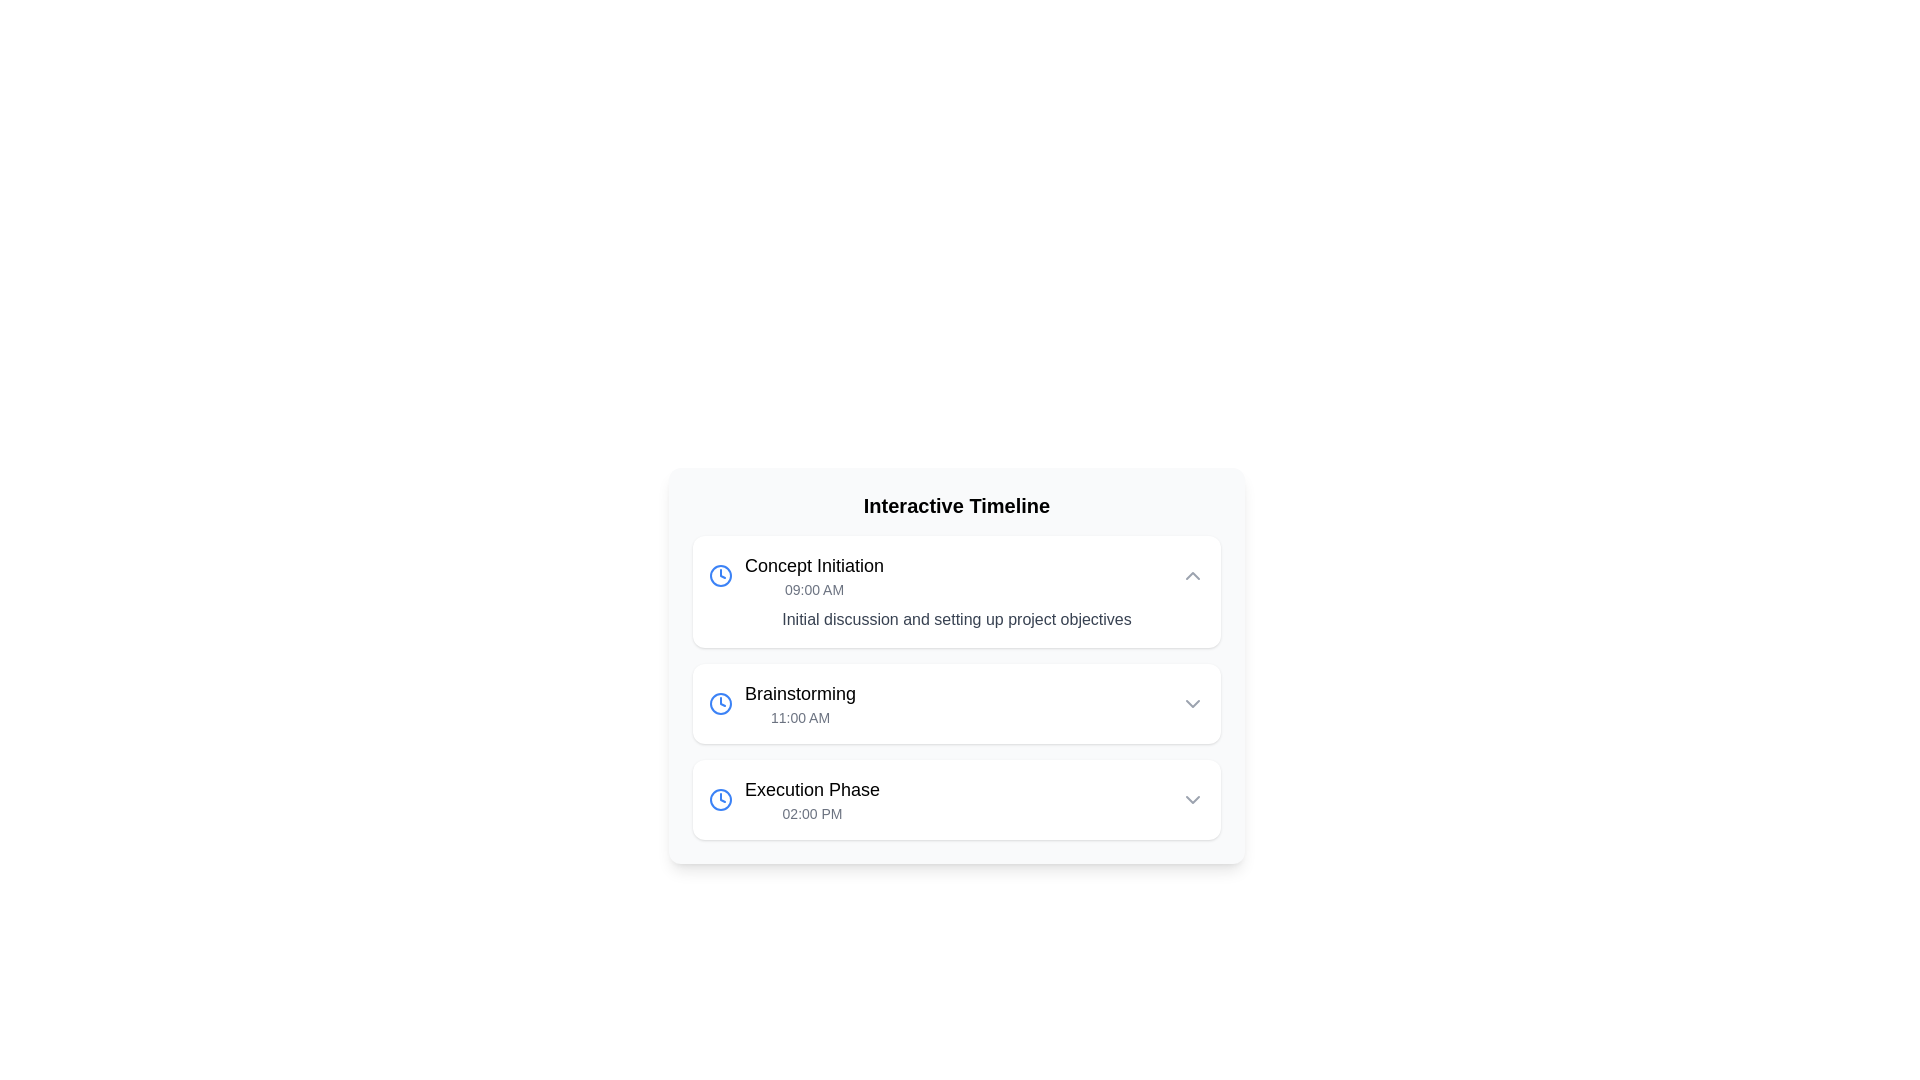 The width and height of the screenshot is (1920, 1080). I want to click on the informational Text Display that shows the scheduled time for the 'Brainstorming' event, located in the second event card directly below the title 'Brainstorming', so click(800, 716).